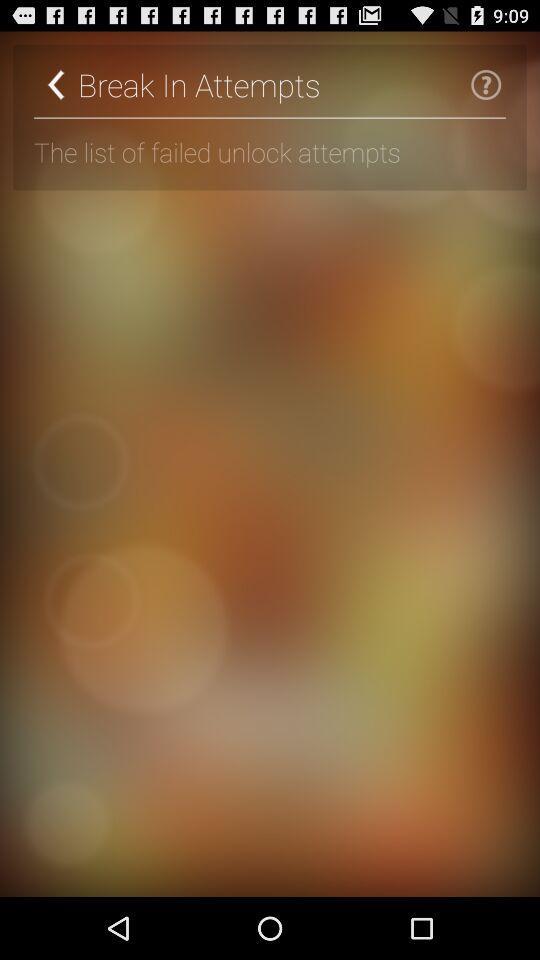  Describe the element at coordinates (485, 90) in the screenshot. I see `the help icon` at that location.